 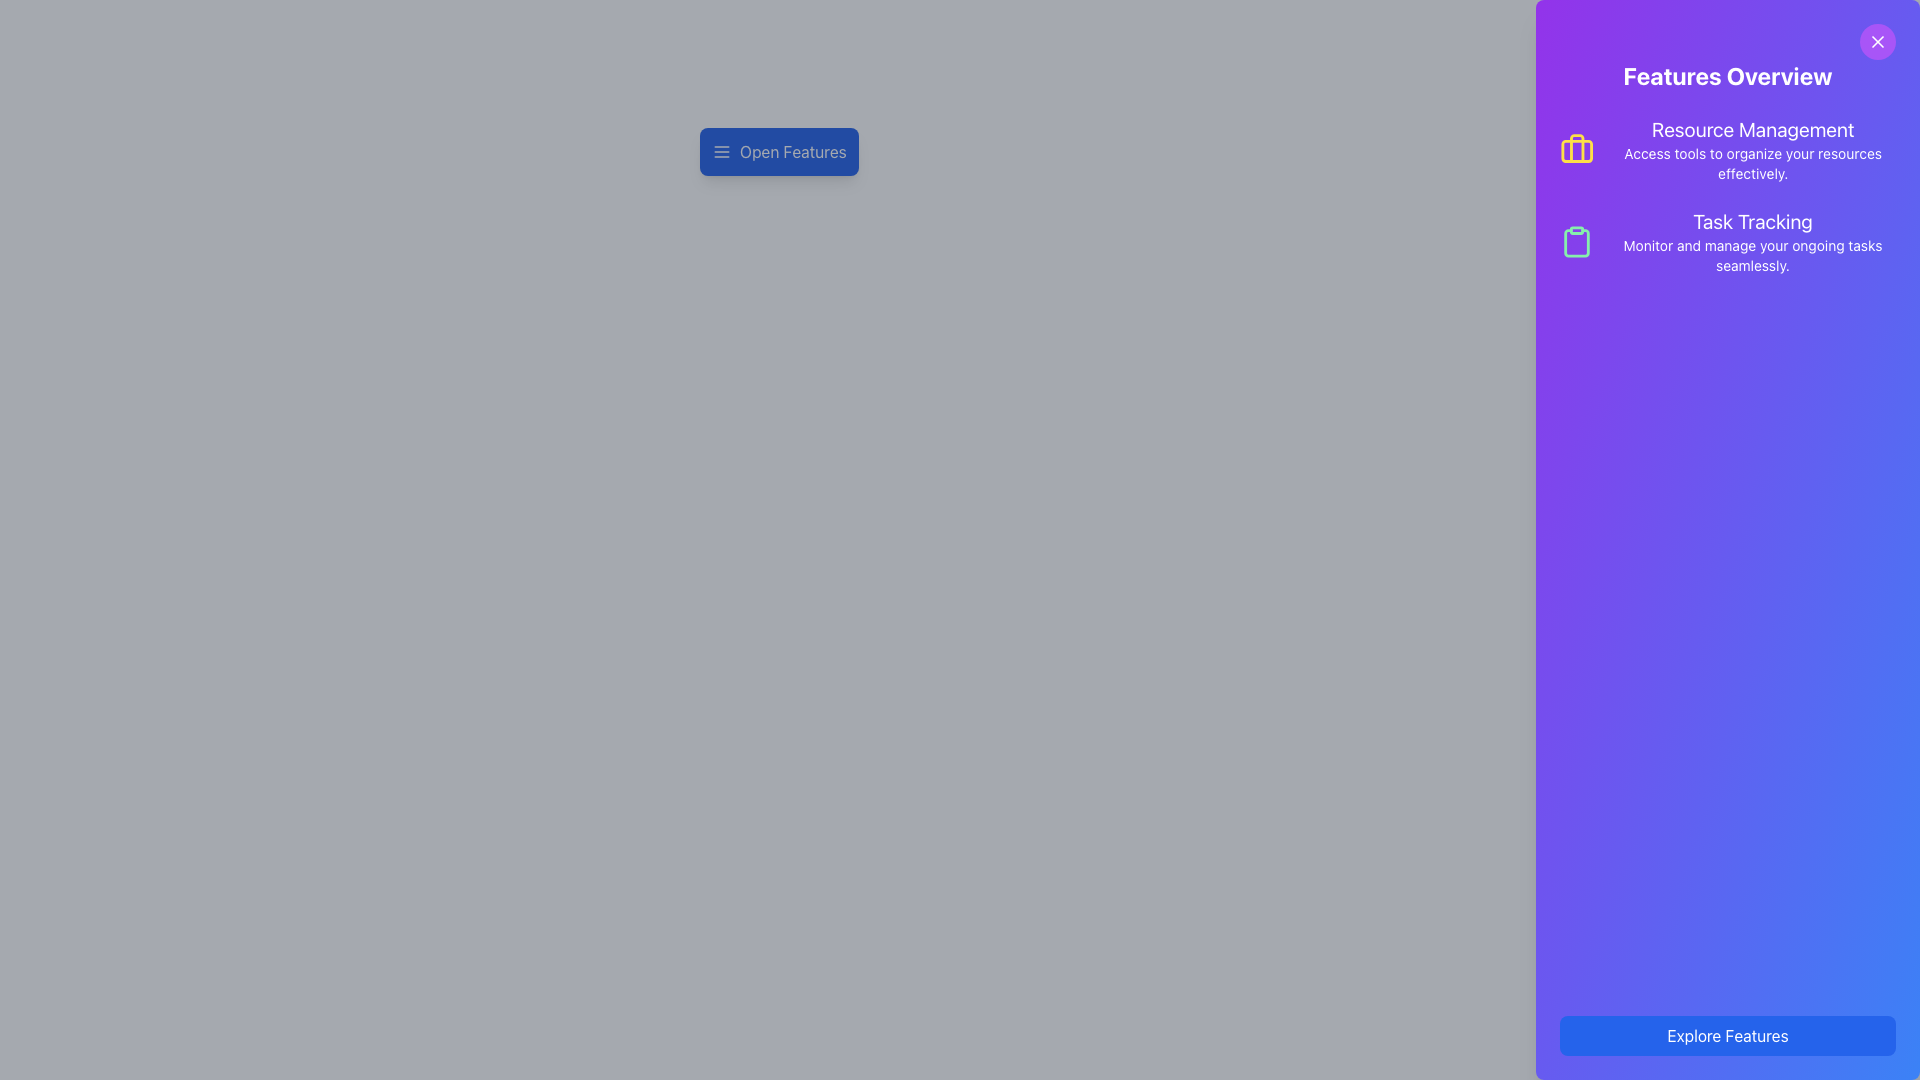 I want to click on the close button represented as an SVG graphic in the top-right corner of the interface, which is used, so click(x=1876, y=42).